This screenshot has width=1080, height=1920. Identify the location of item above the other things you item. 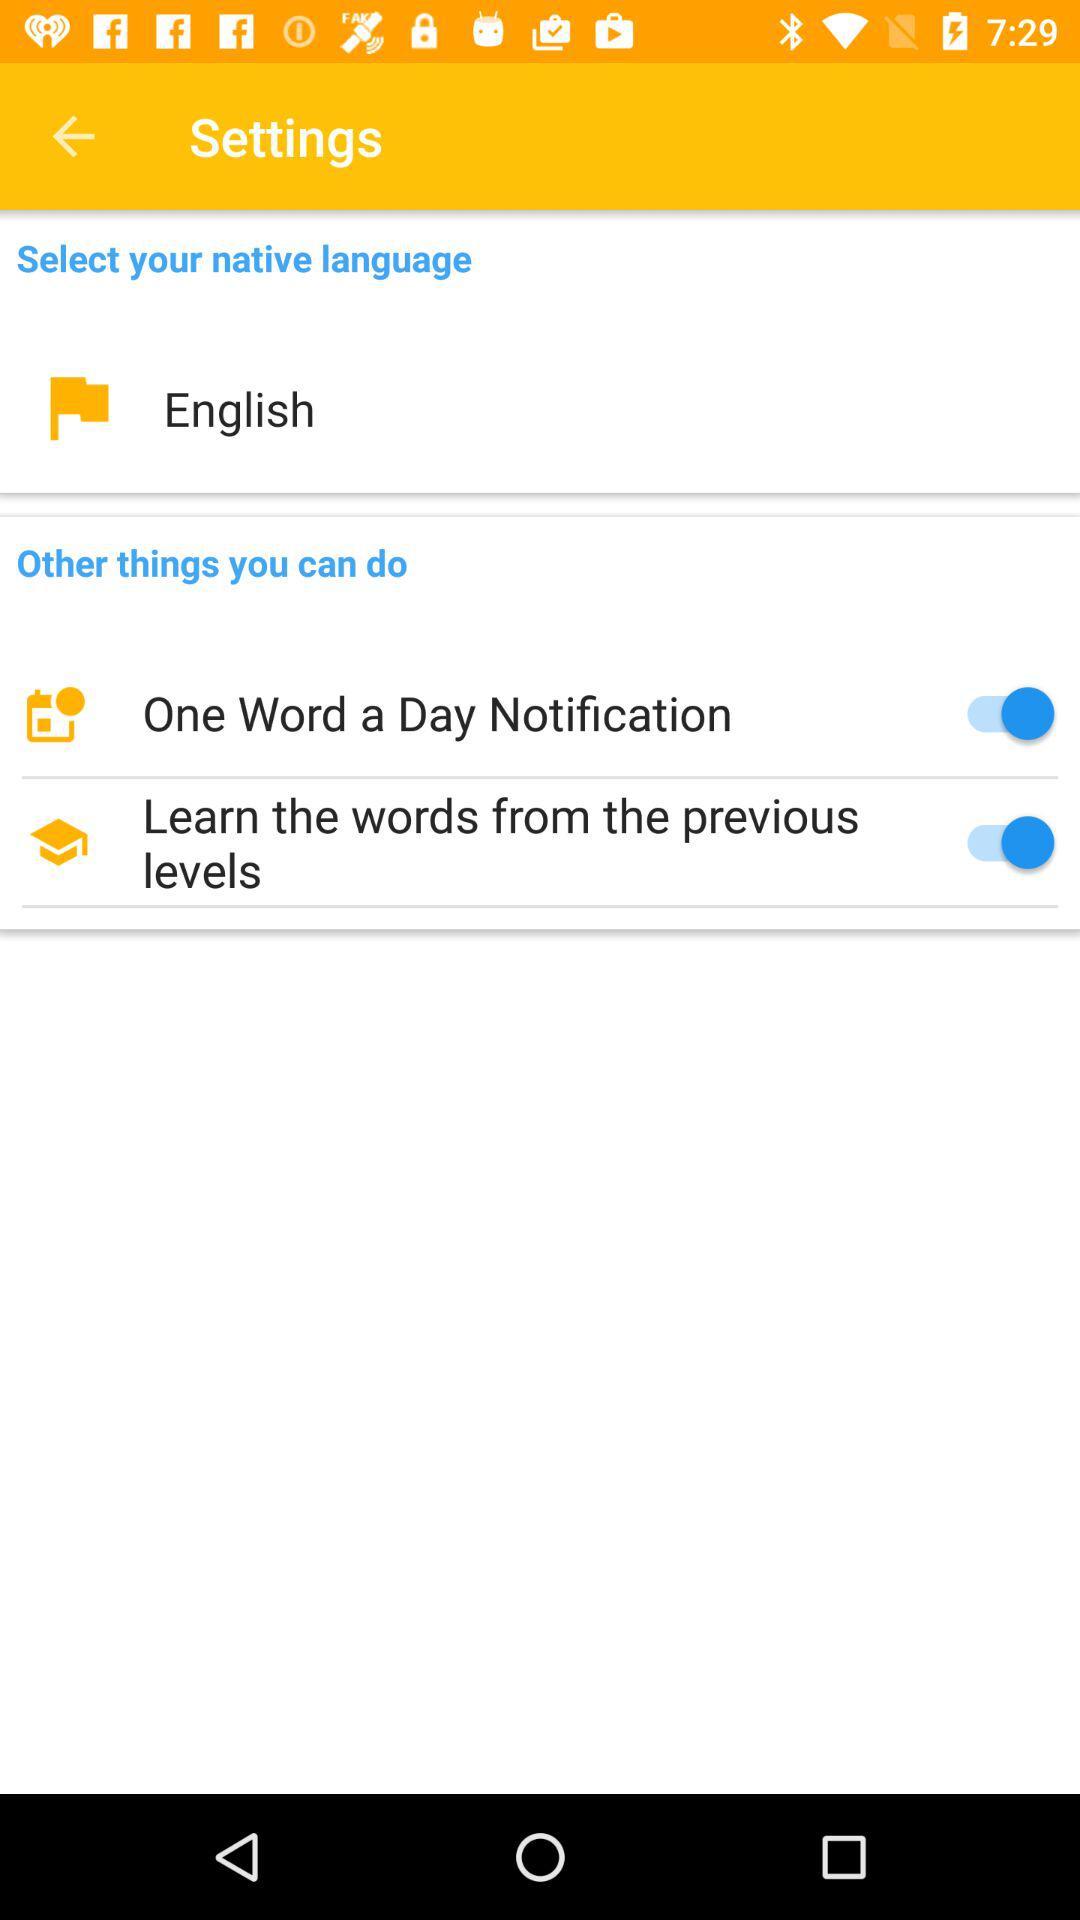
(540, 407).